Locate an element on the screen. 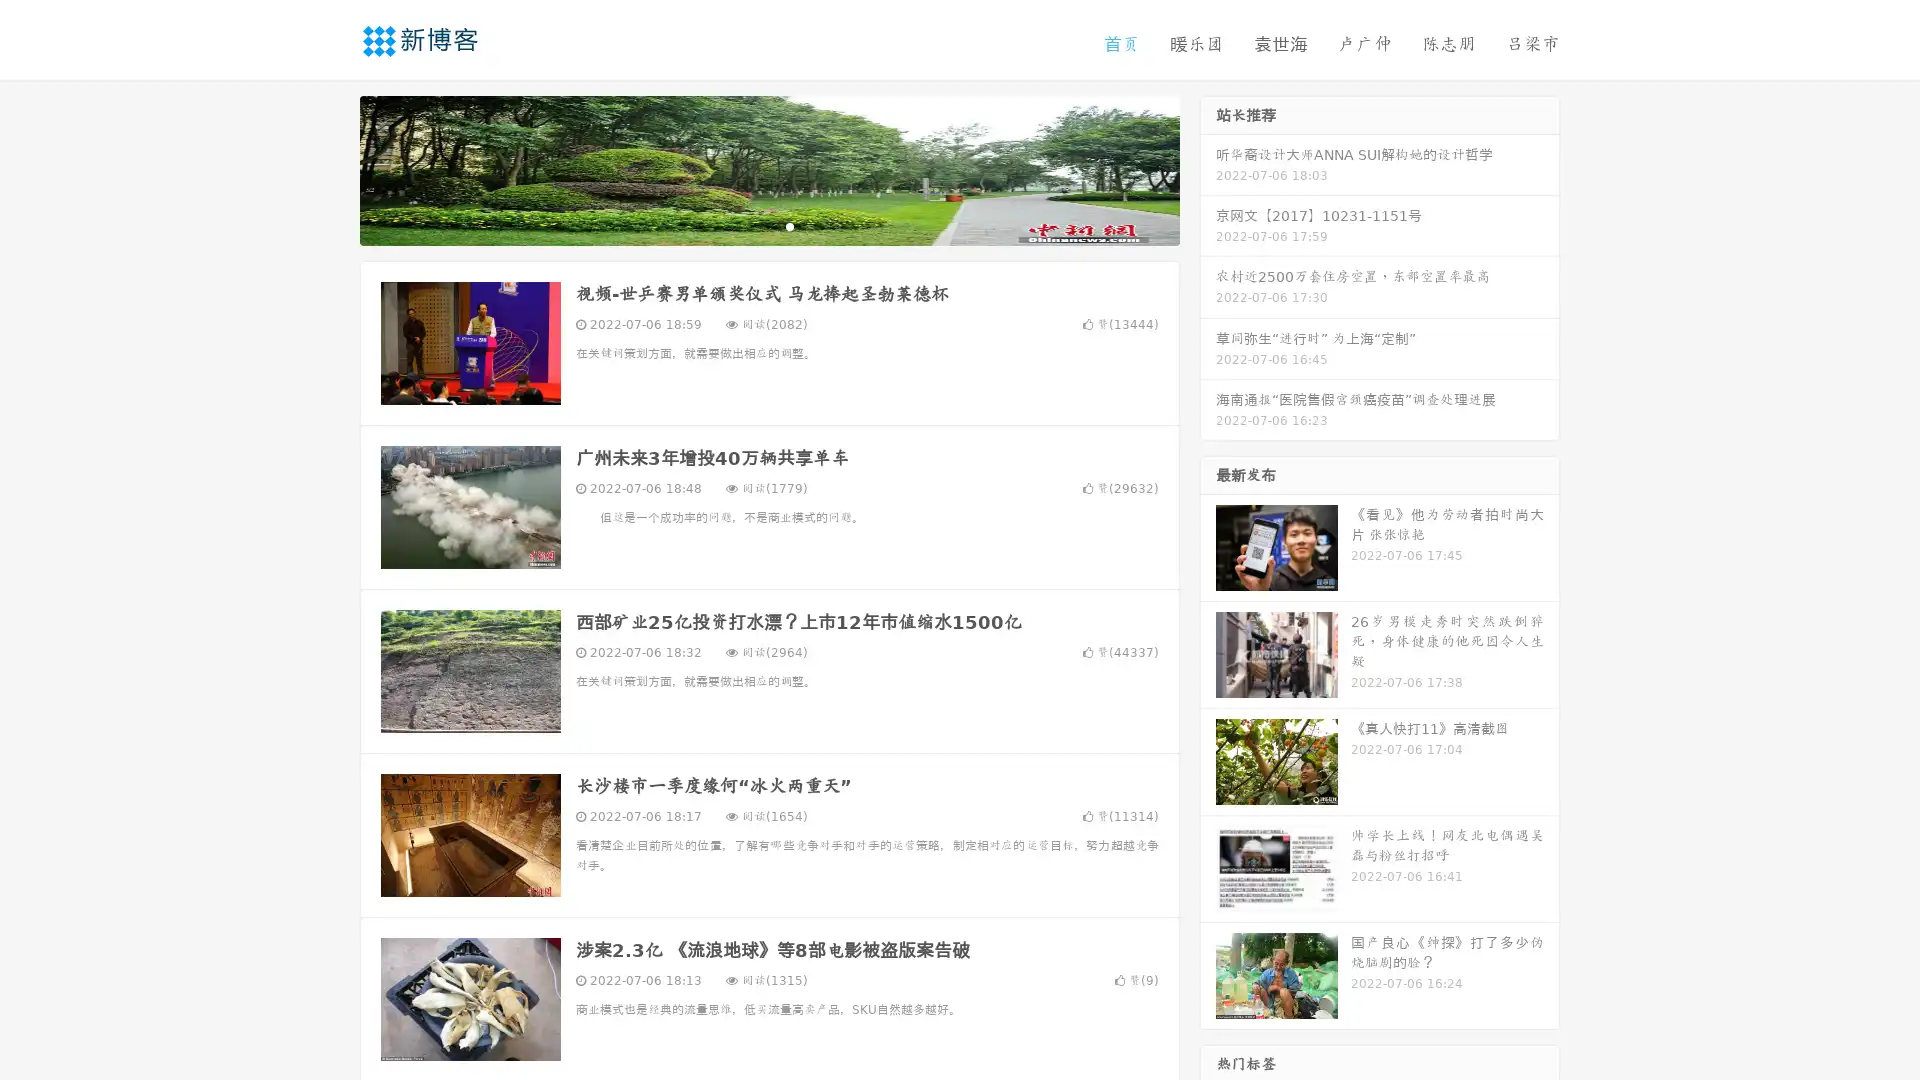 The image size is (1920, 1080). Go to slide 3 is located at coordinates (789, 225).